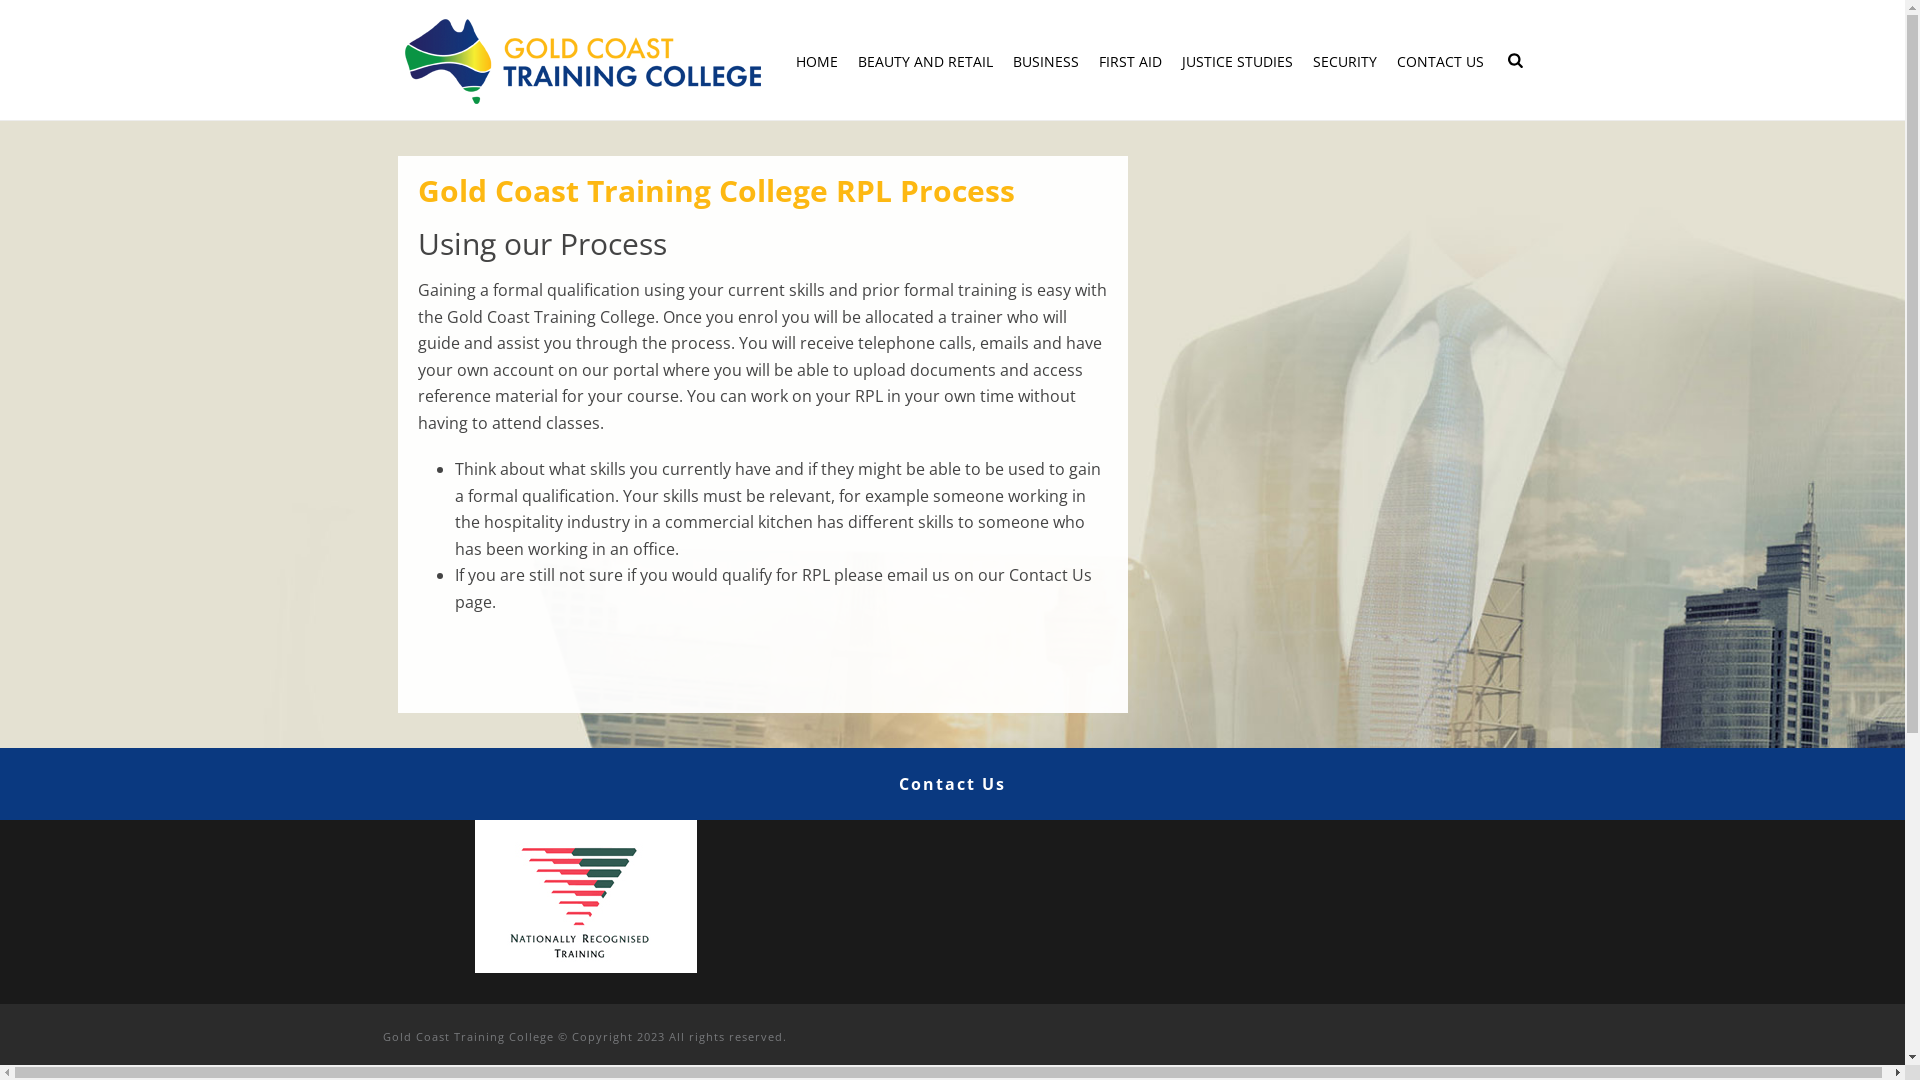 This screenshot has width=1920, height=1080. What do you see at coordinates (1236, 60) in the screenshot?
I see `'JUSTICE STUDIES'` at bounding box center [1236, 60].